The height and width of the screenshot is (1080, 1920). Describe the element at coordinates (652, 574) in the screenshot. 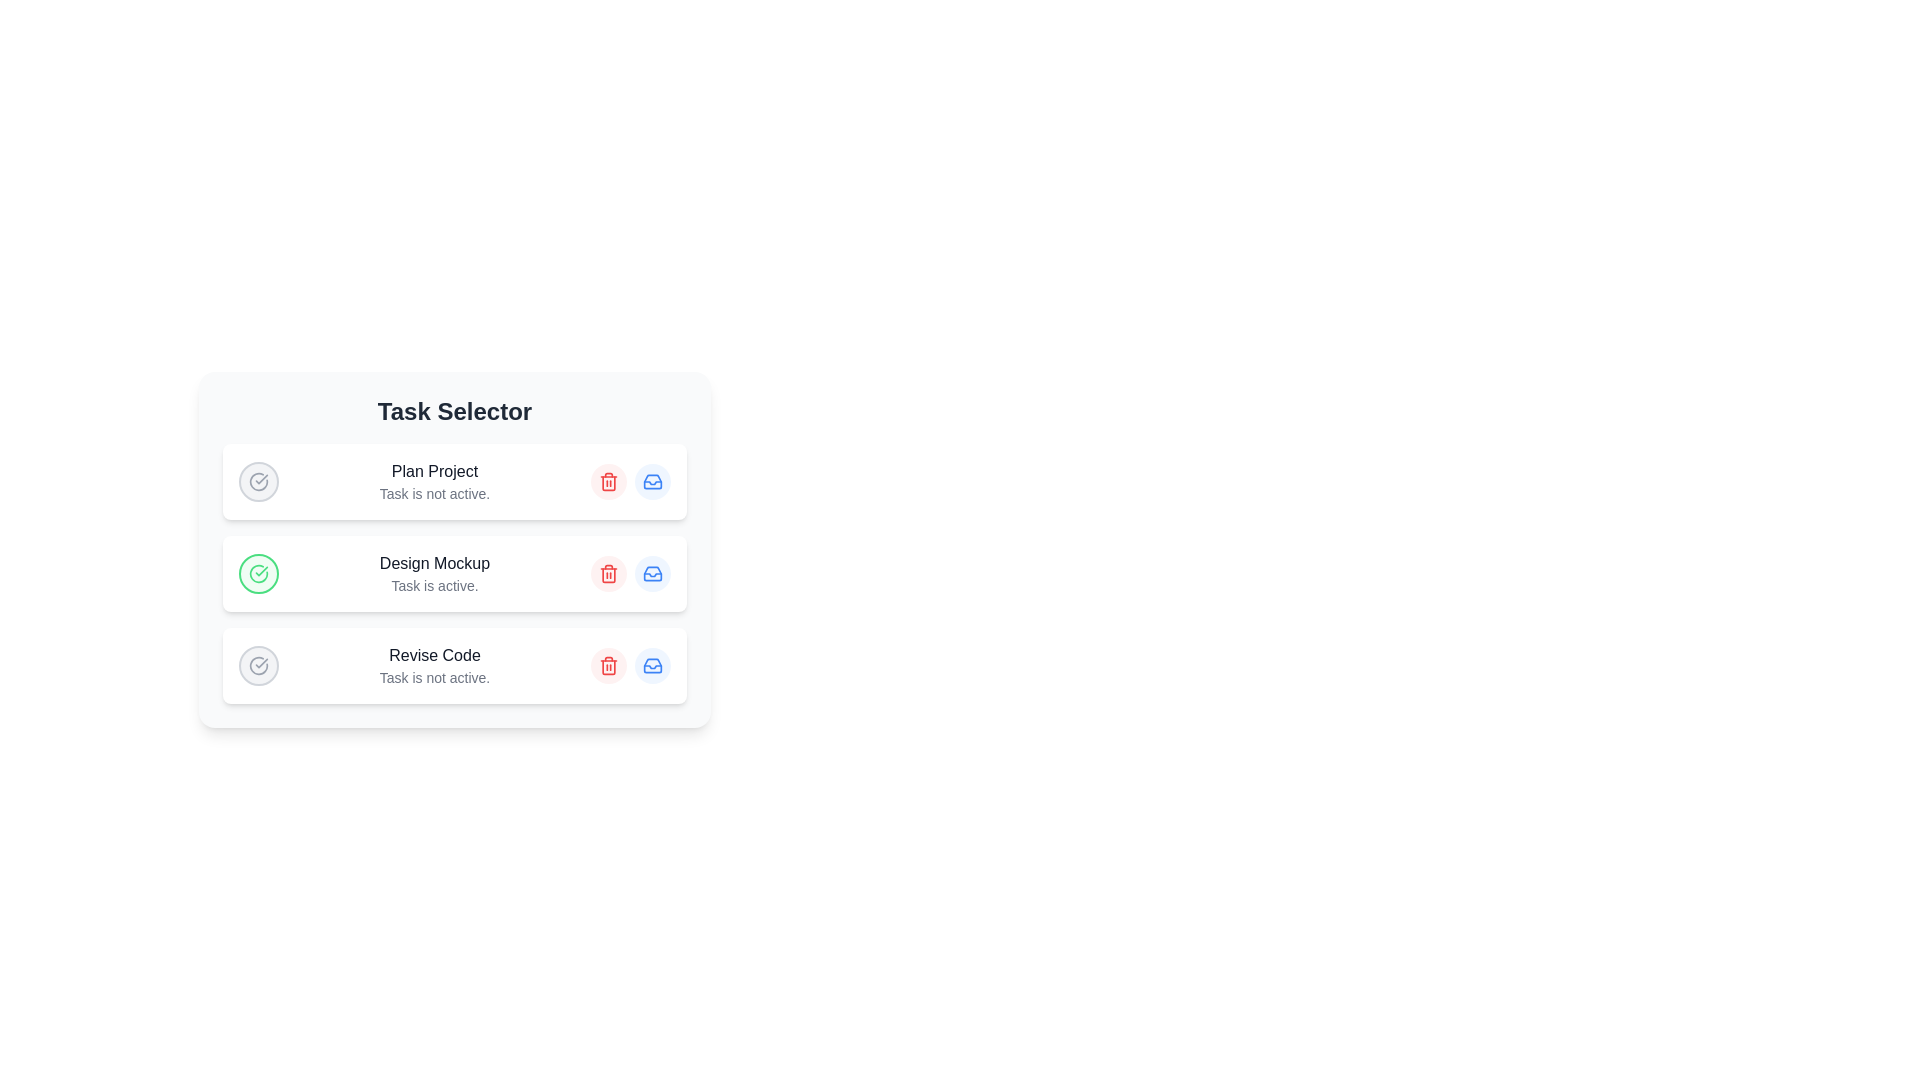

I see `the icon representing the 'Design Mockup' task located in the 'Task Selector' panel` at that location.